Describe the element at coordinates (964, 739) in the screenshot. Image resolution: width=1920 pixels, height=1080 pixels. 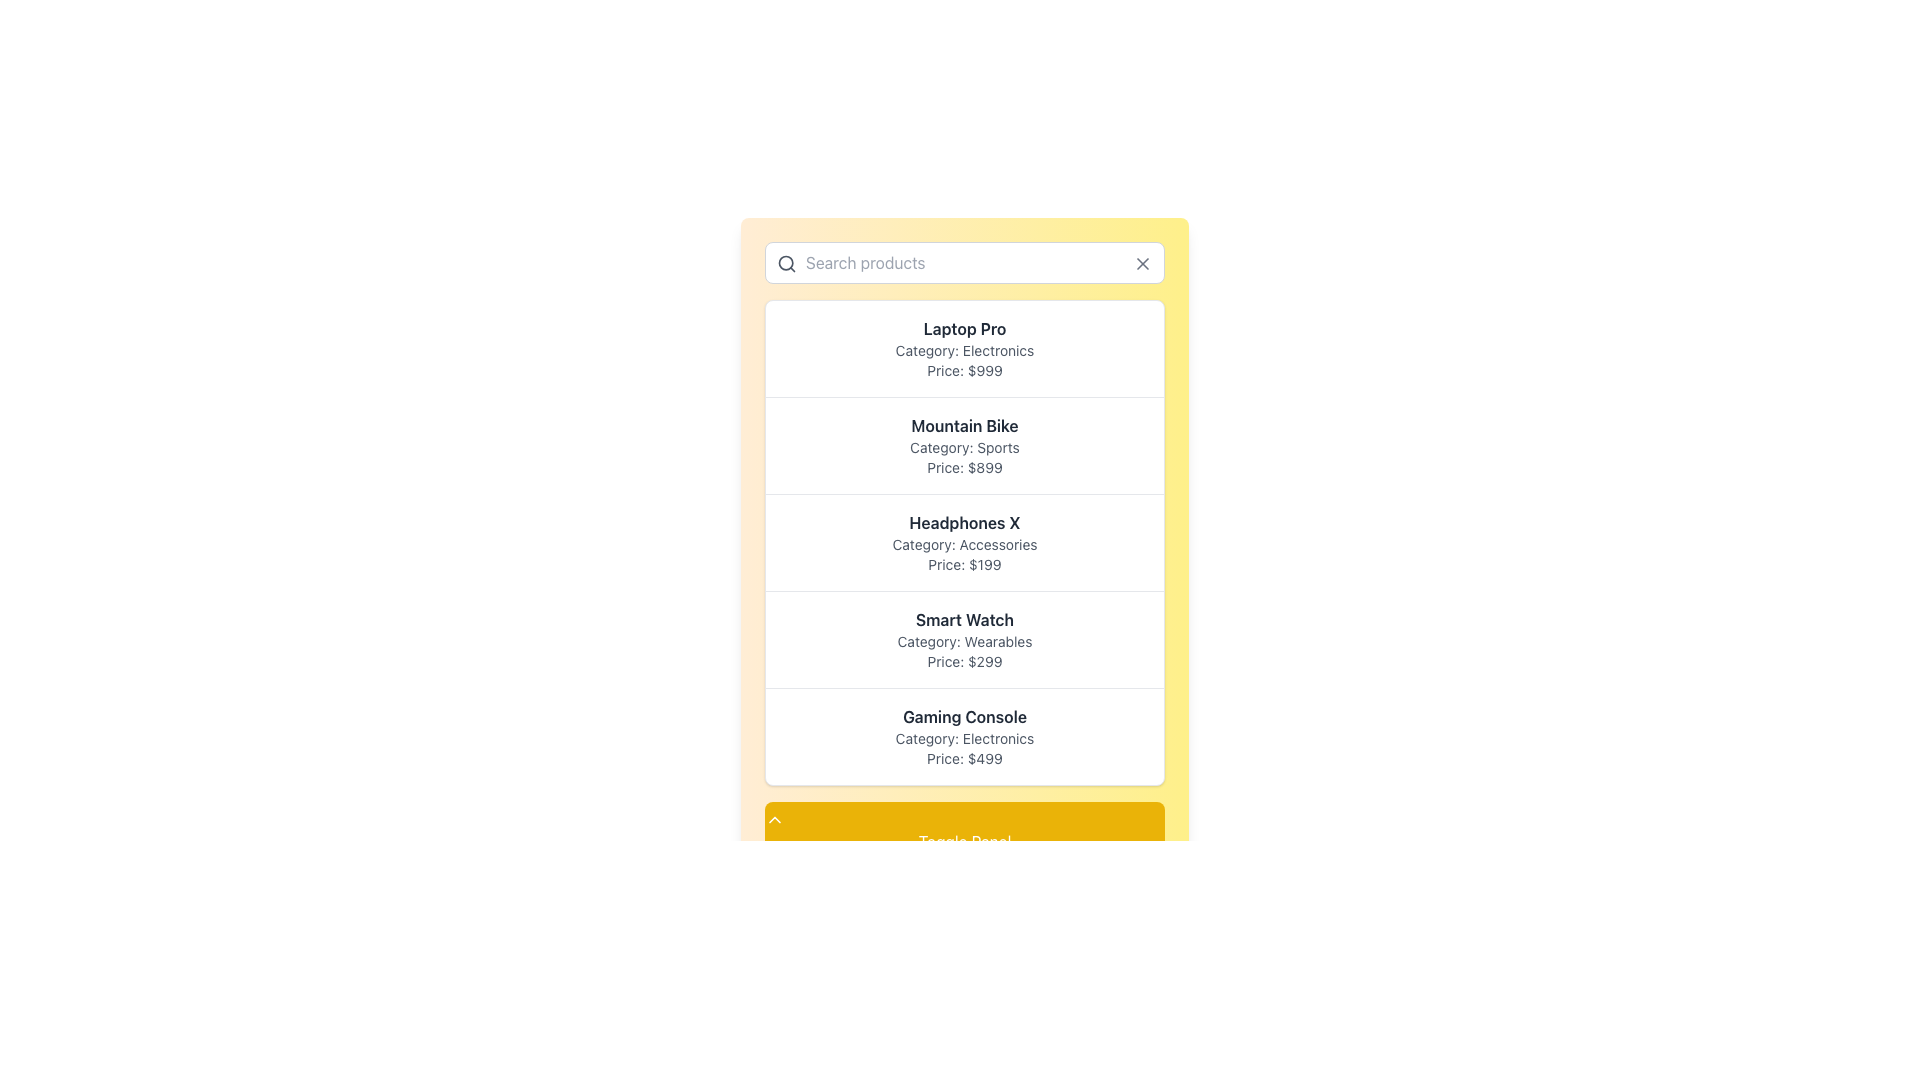
I see `the Text Label that categorizes the product as 'Electronics', located below the title 'Gaming Console' and above the price information in the product listing card` at that location.